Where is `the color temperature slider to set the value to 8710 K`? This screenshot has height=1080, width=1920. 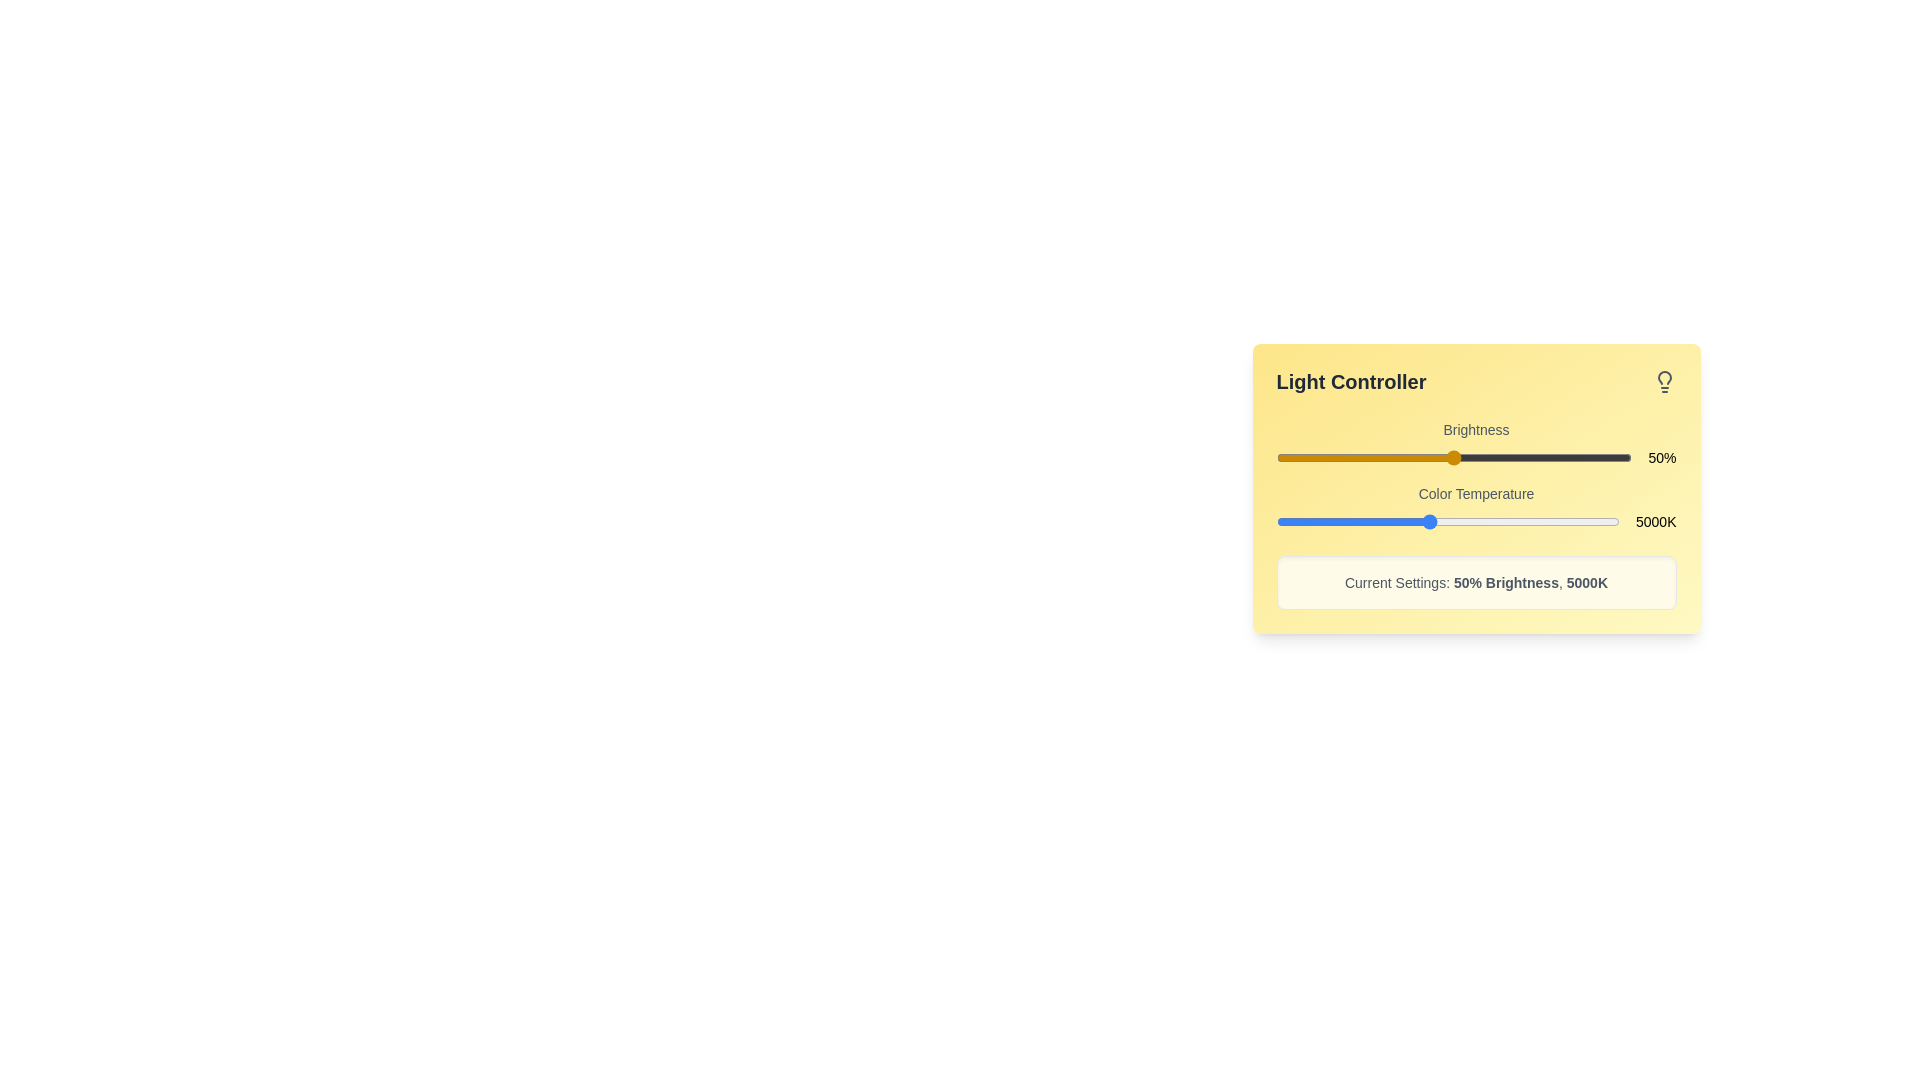
the color temperature slider to set the value to 8710 K is located at coordinates (1569, 520).